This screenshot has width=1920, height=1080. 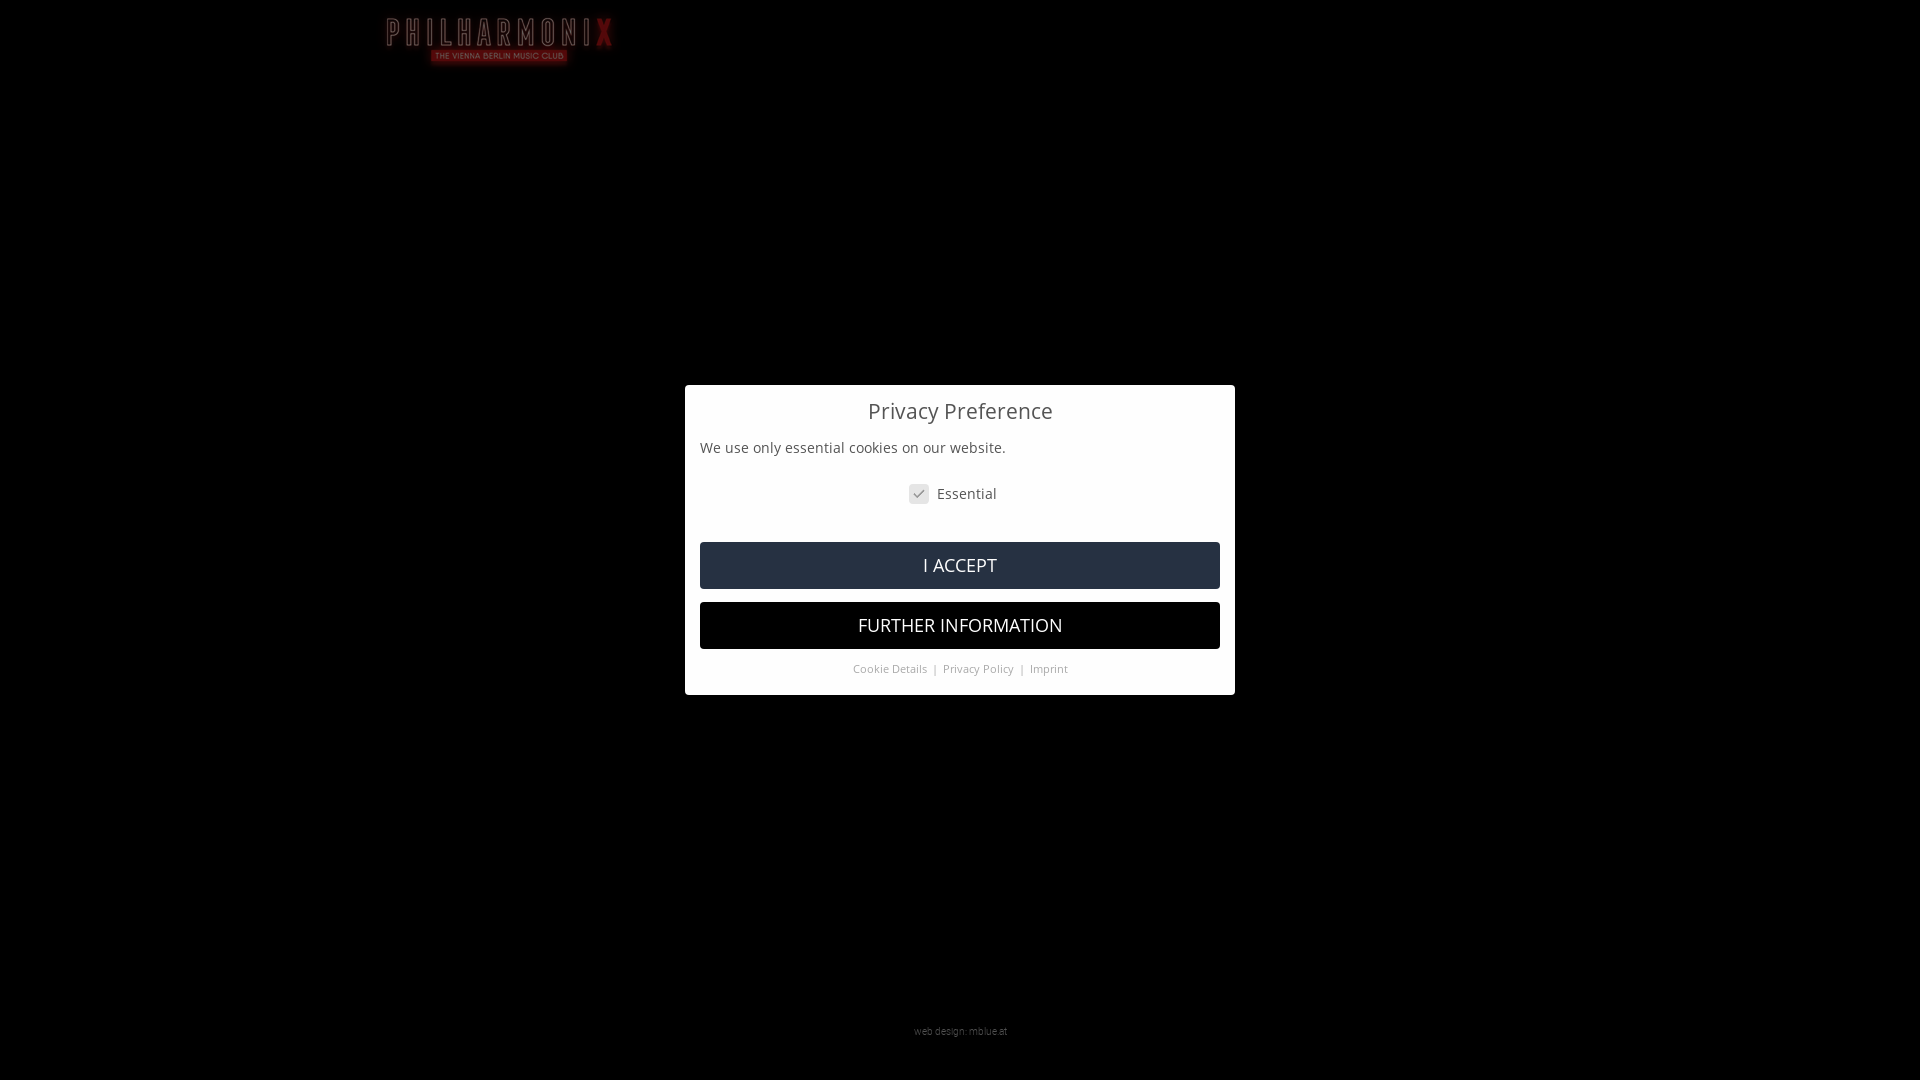 I want to click on 'FURTHER INFORMATION', so click(x=960, y=624).